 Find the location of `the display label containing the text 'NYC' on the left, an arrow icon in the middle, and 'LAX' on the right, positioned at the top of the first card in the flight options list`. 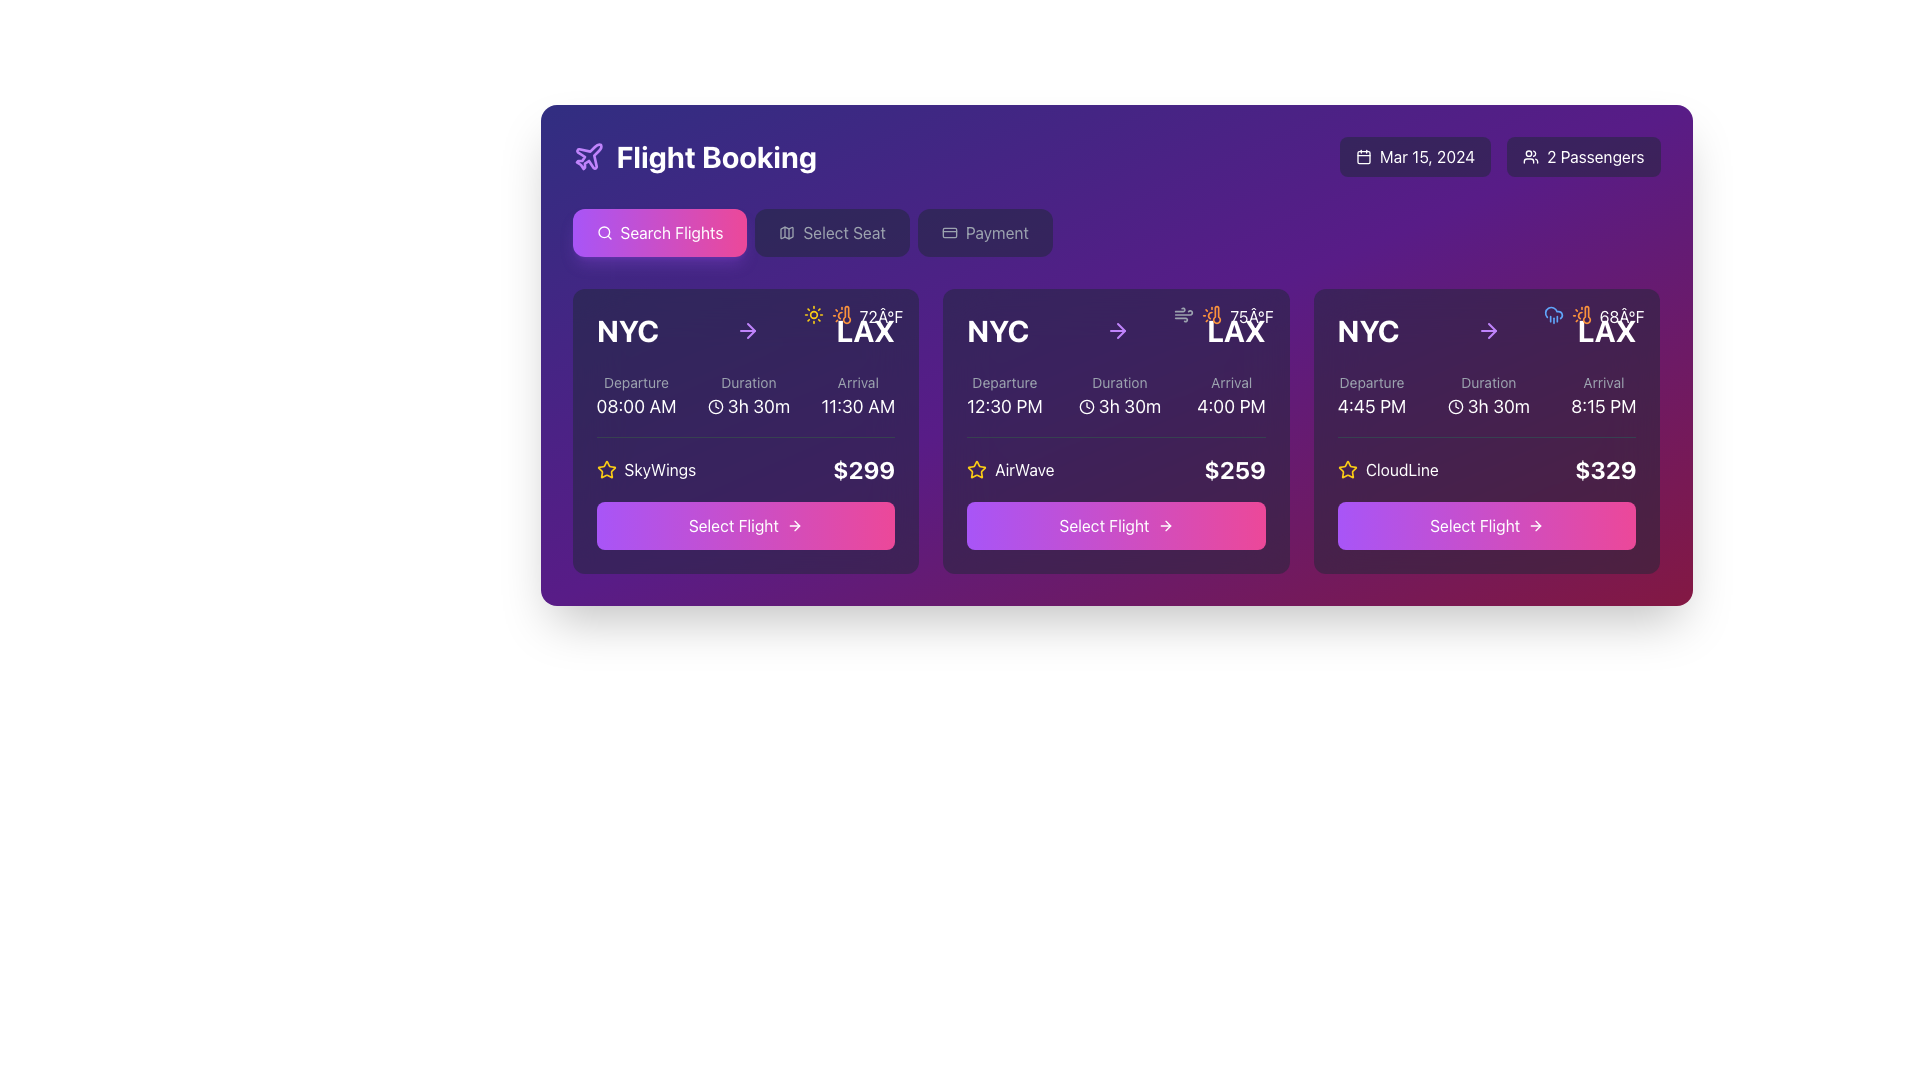

the display label containing the text 'NYC' on the left, an arrow icon in the middle, and 'LAX' on the right, positioned at the top of the first card in the flight options list is located at coordinates (744, 330).